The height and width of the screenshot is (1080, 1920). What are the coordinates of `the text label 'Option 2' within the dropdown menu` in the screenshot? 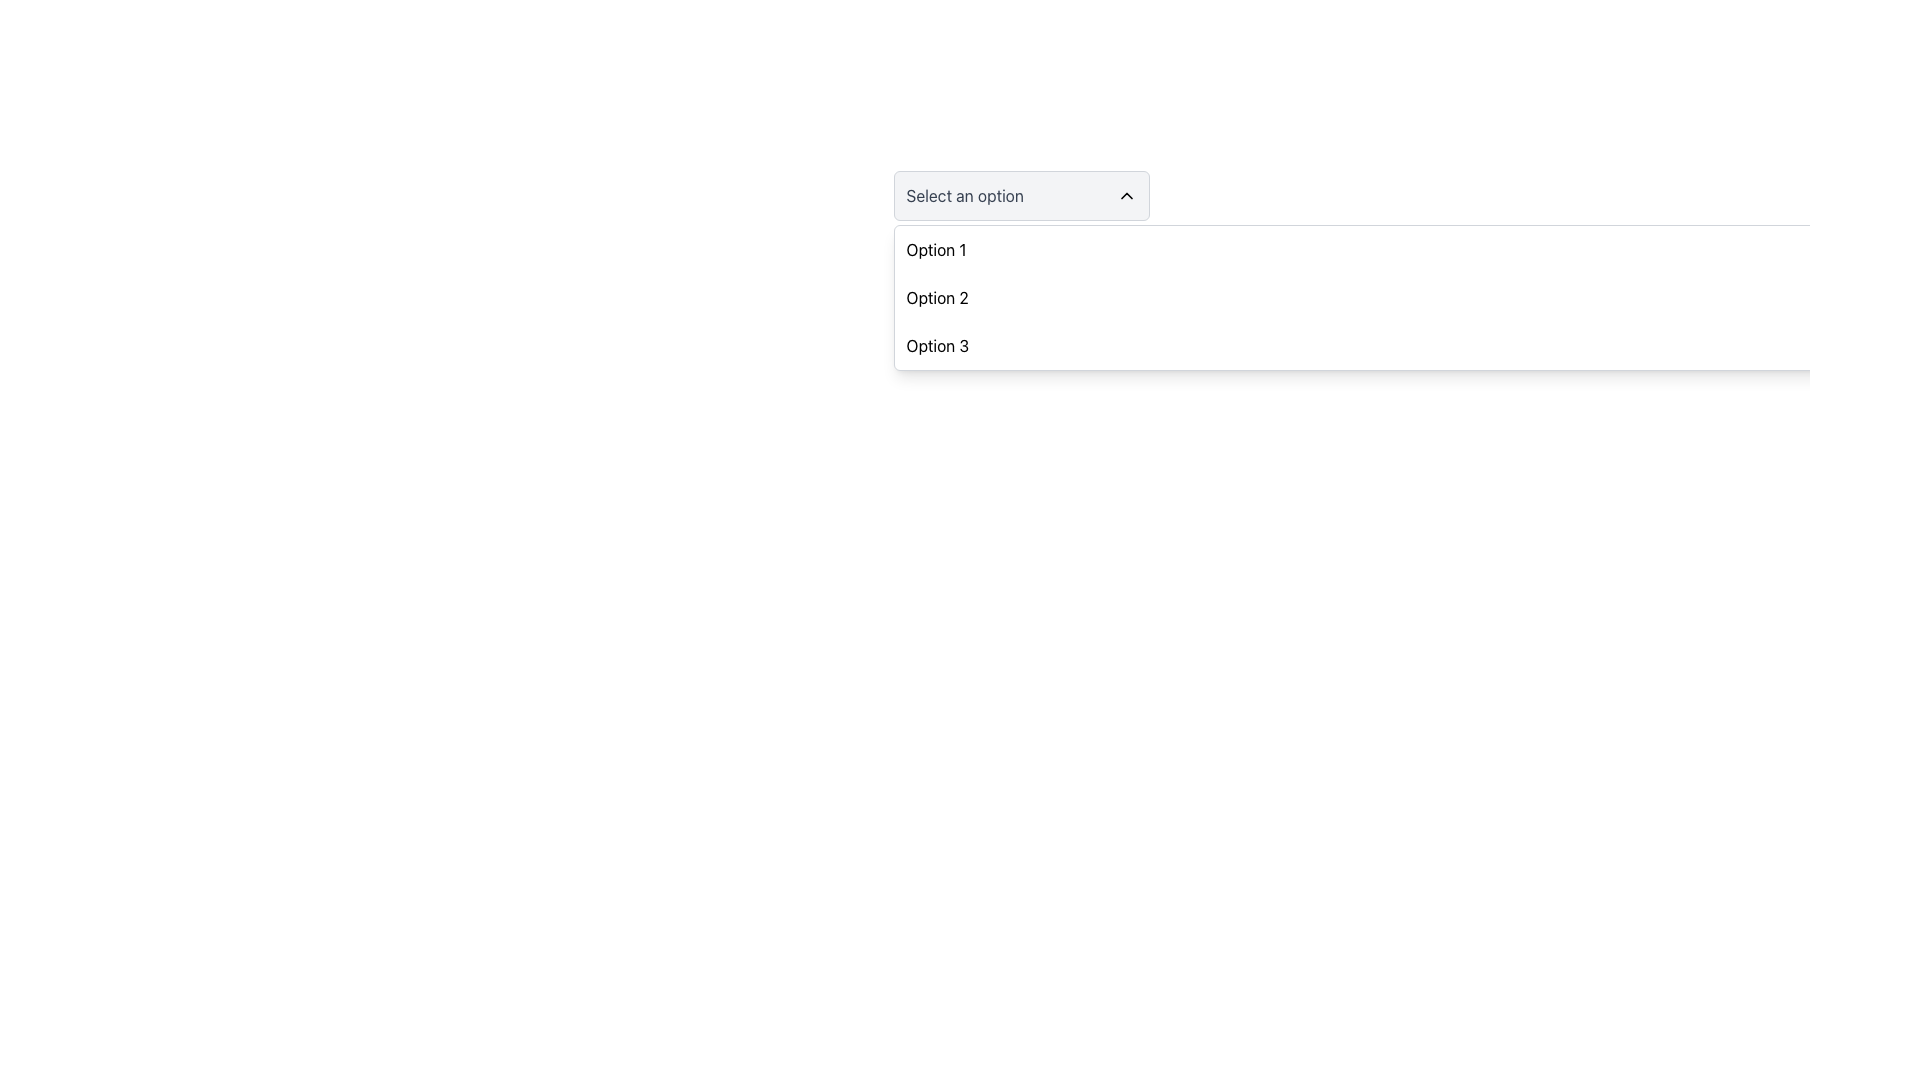 It's located at (936, 297).